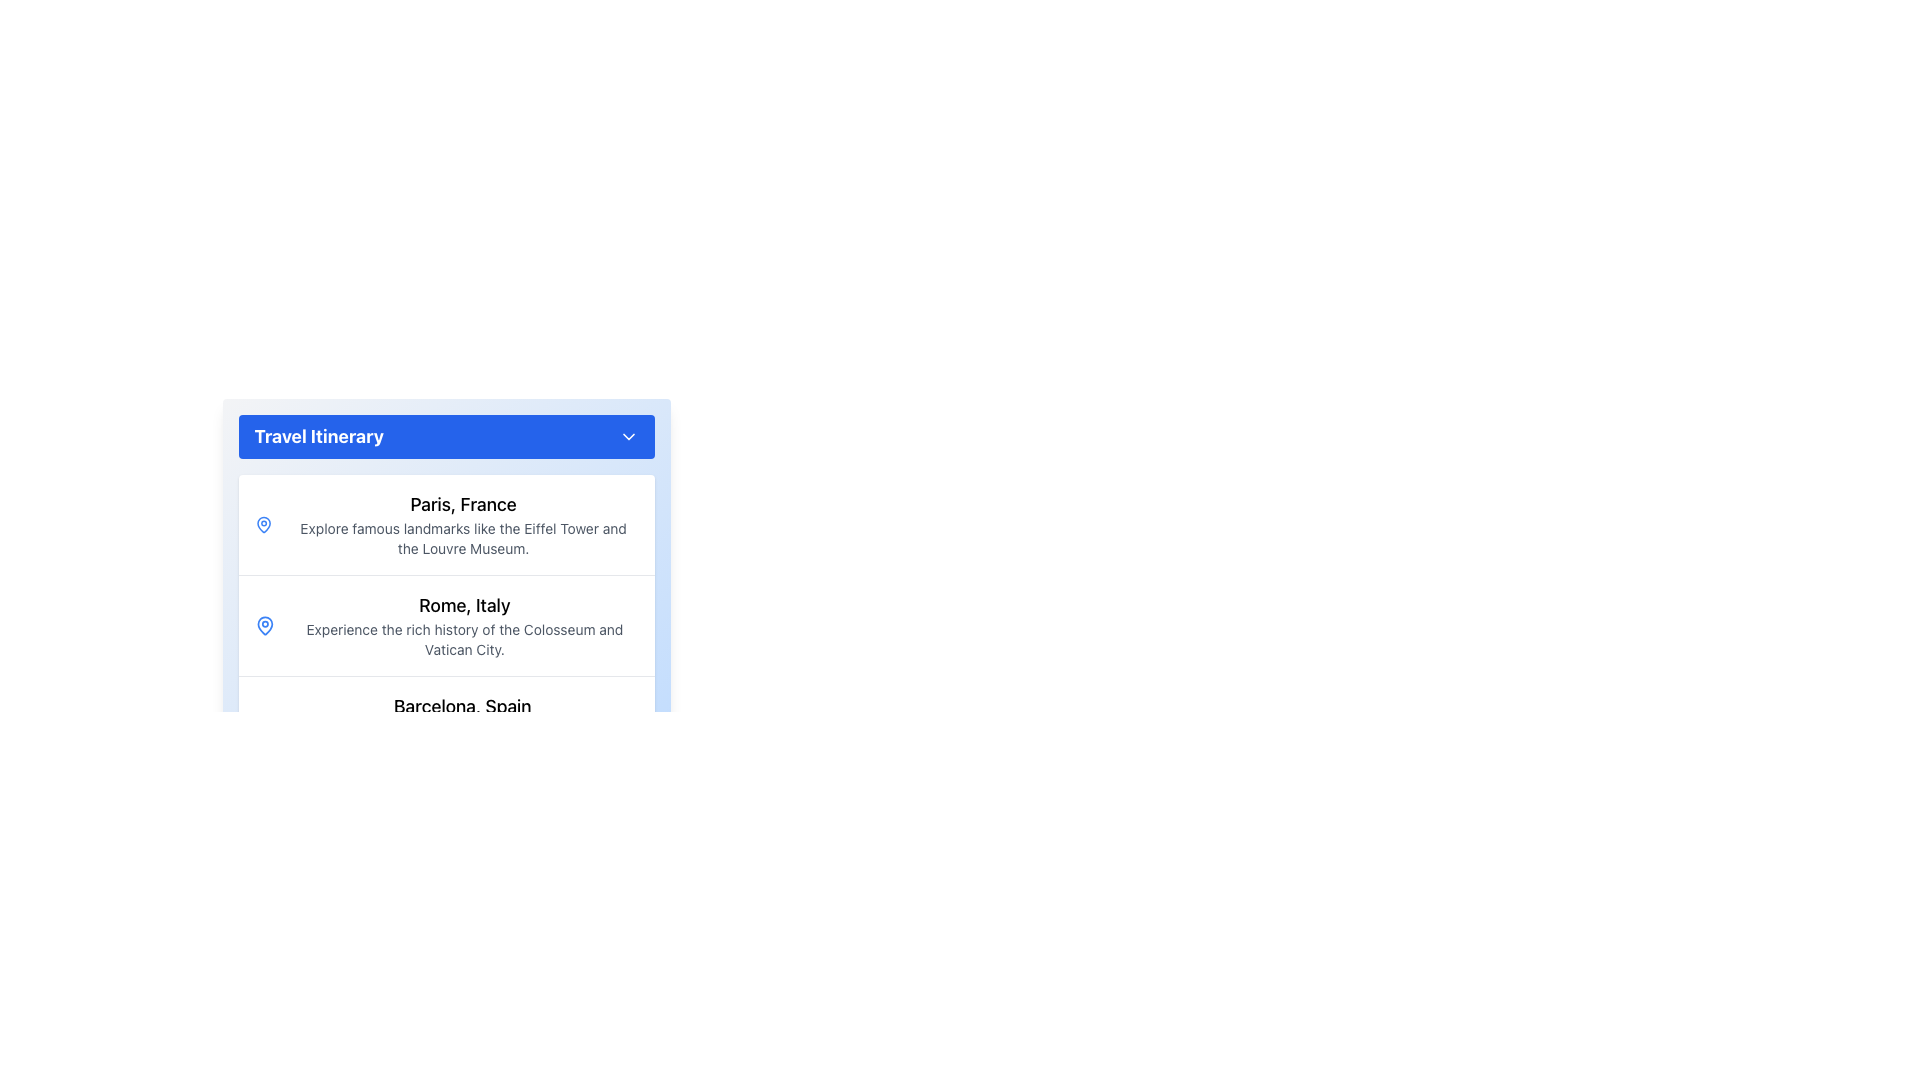 This screenshot has height=1080, width=1920. Describe the element at coordinates (445, 726) in the screenshot. I see `information displayed in the third entry of the 'Travel Itinerary' section, which provides details about the Barcelona destination` at that location.